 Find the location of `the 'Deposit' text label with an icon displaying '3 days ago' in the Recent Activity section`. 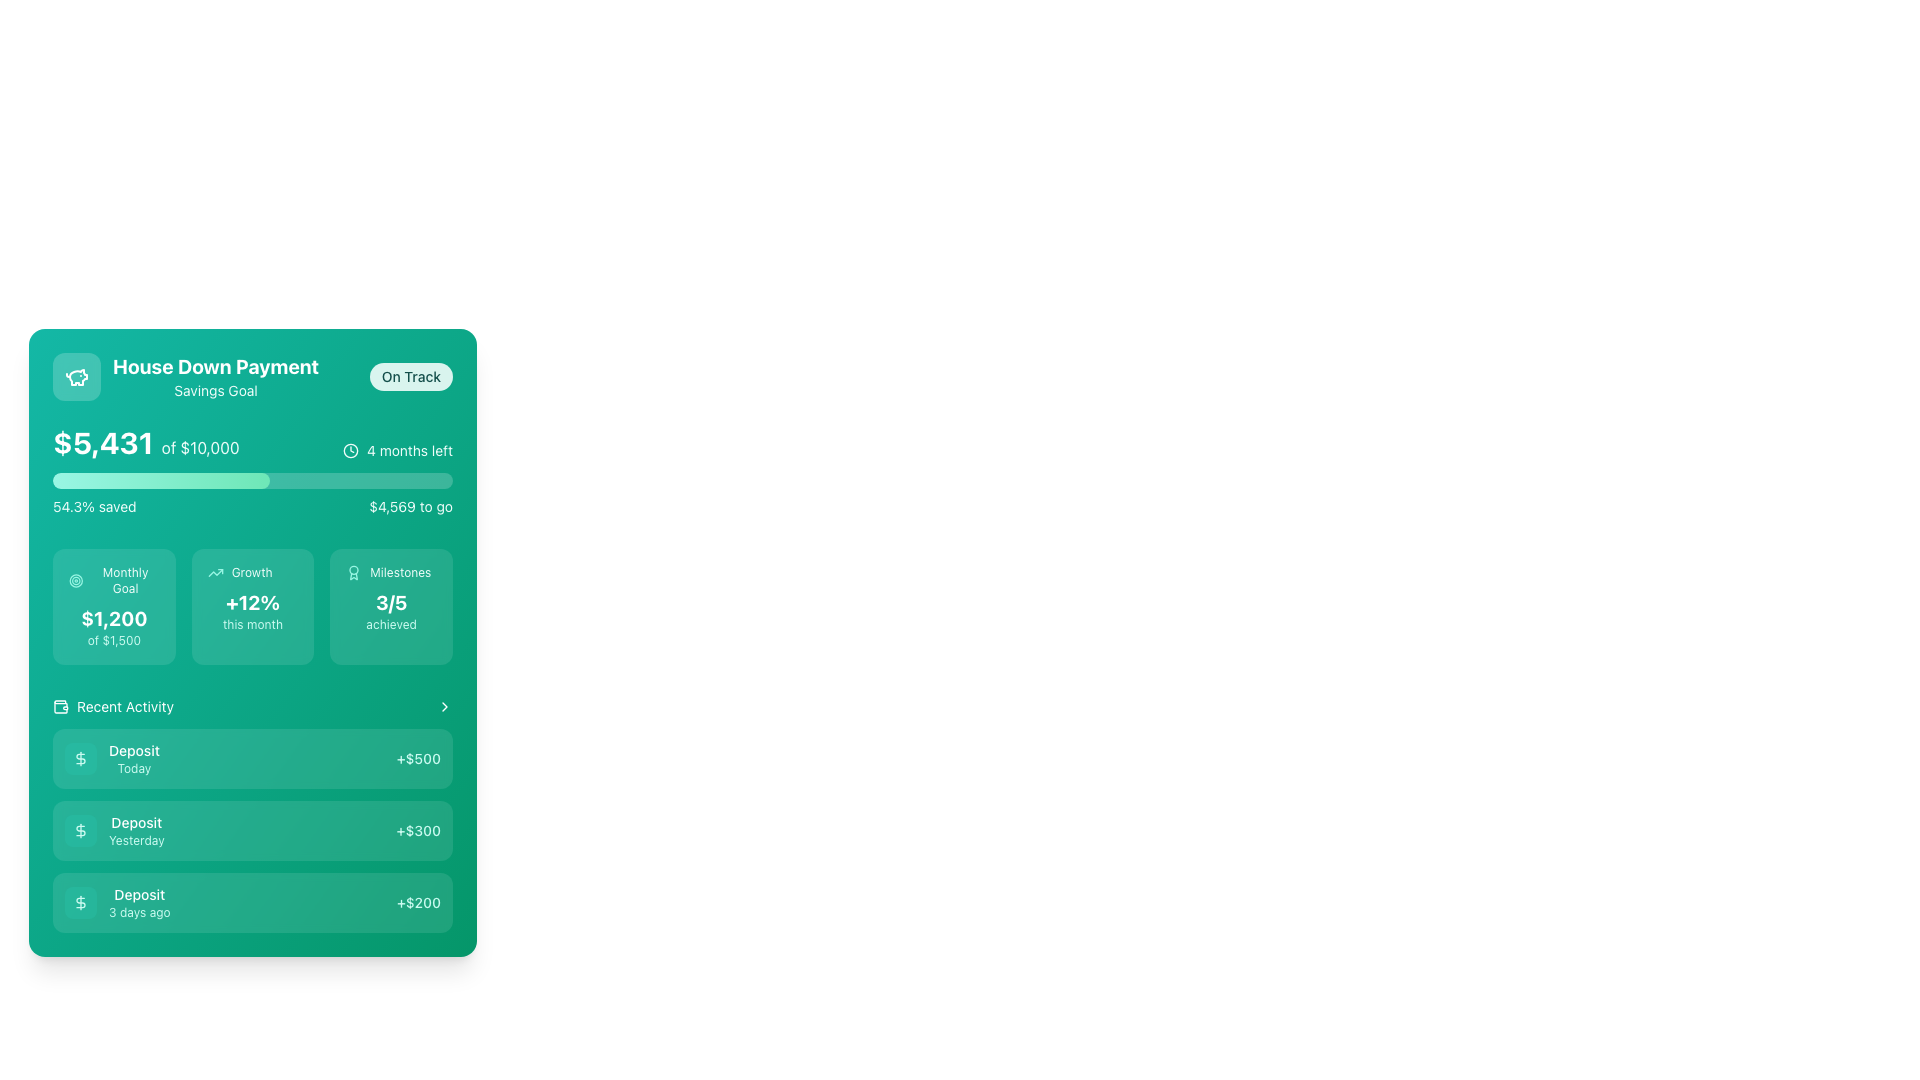

the 'Deposit' text label with an icon displaying '3 days ago' in the Recent Activity section is located at coordinates (116, 902).